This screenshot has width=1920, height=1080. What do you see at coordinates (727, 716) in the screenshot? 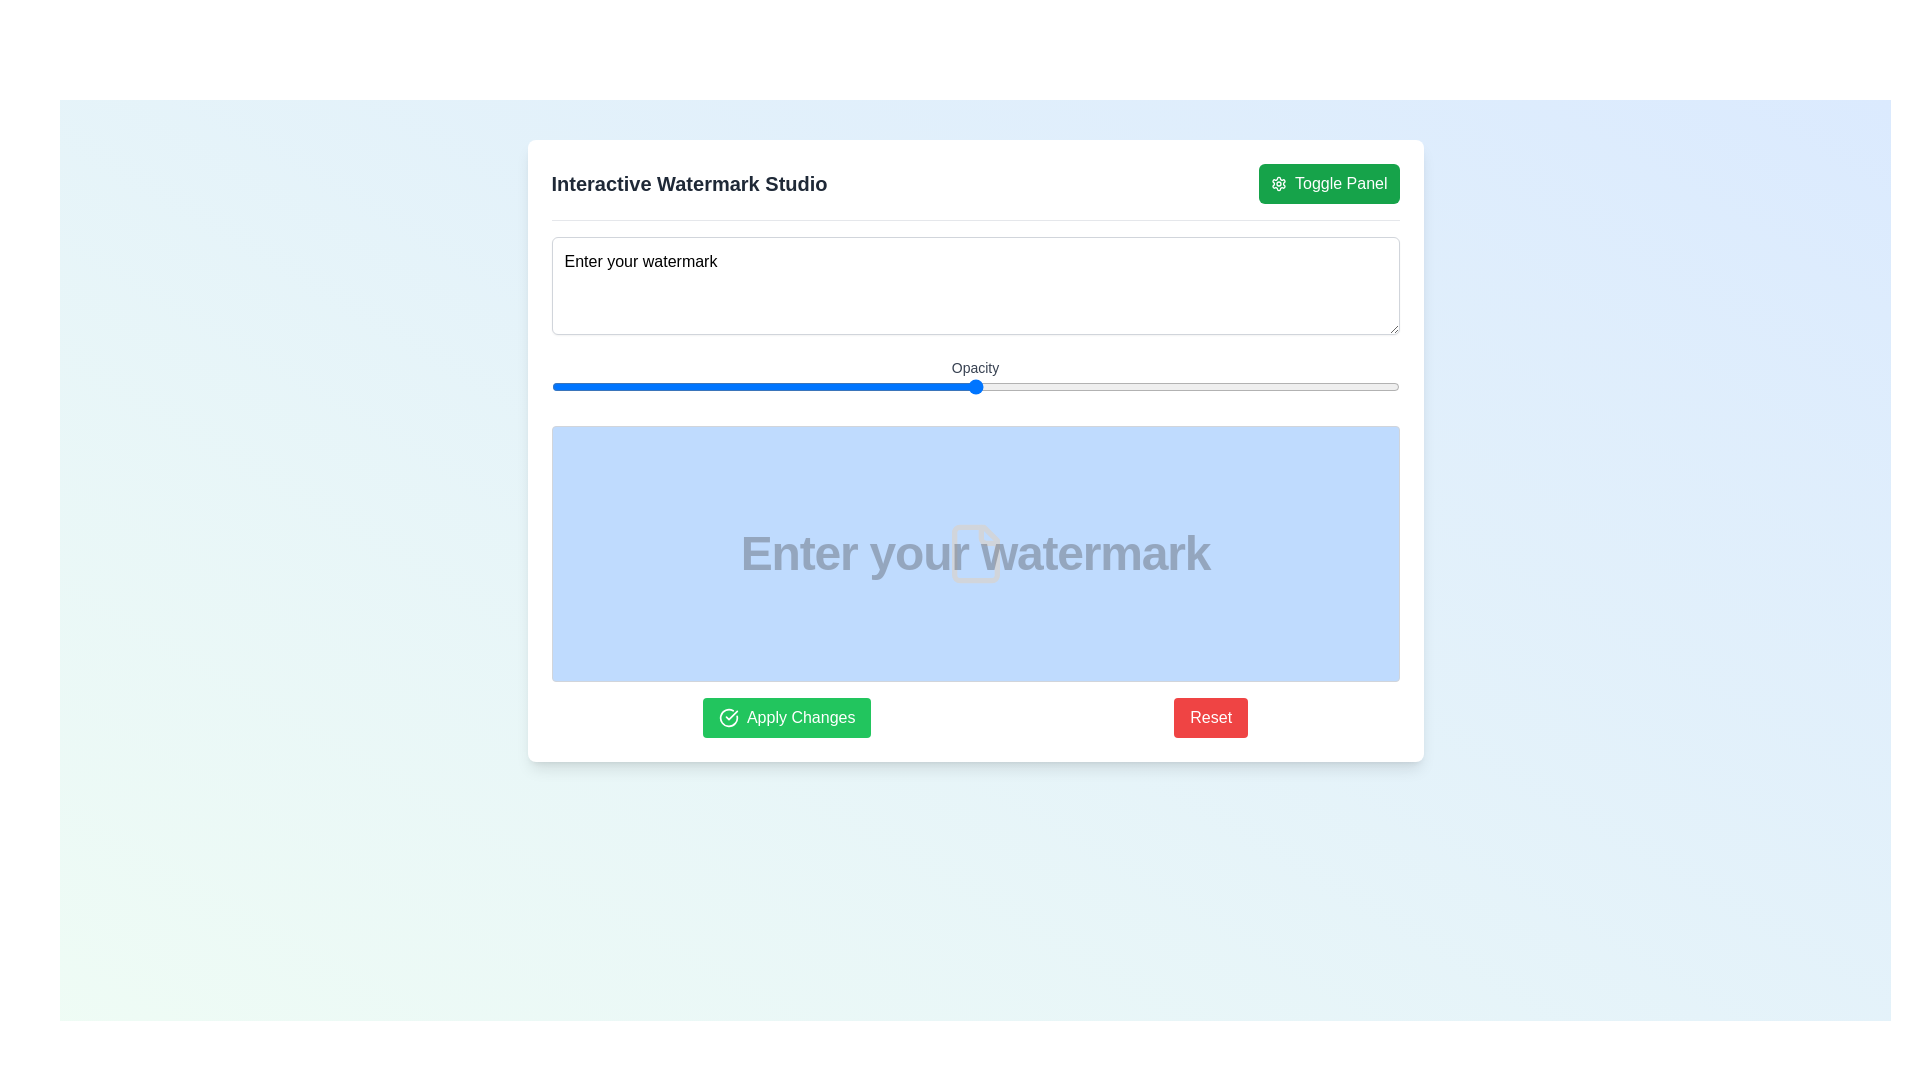
I see `the icon that indicates the 'Apply Changes' action, which is located to the left of the text within a green rectangular button at the bottom left area of the interface` at bounding box center [727, 716].